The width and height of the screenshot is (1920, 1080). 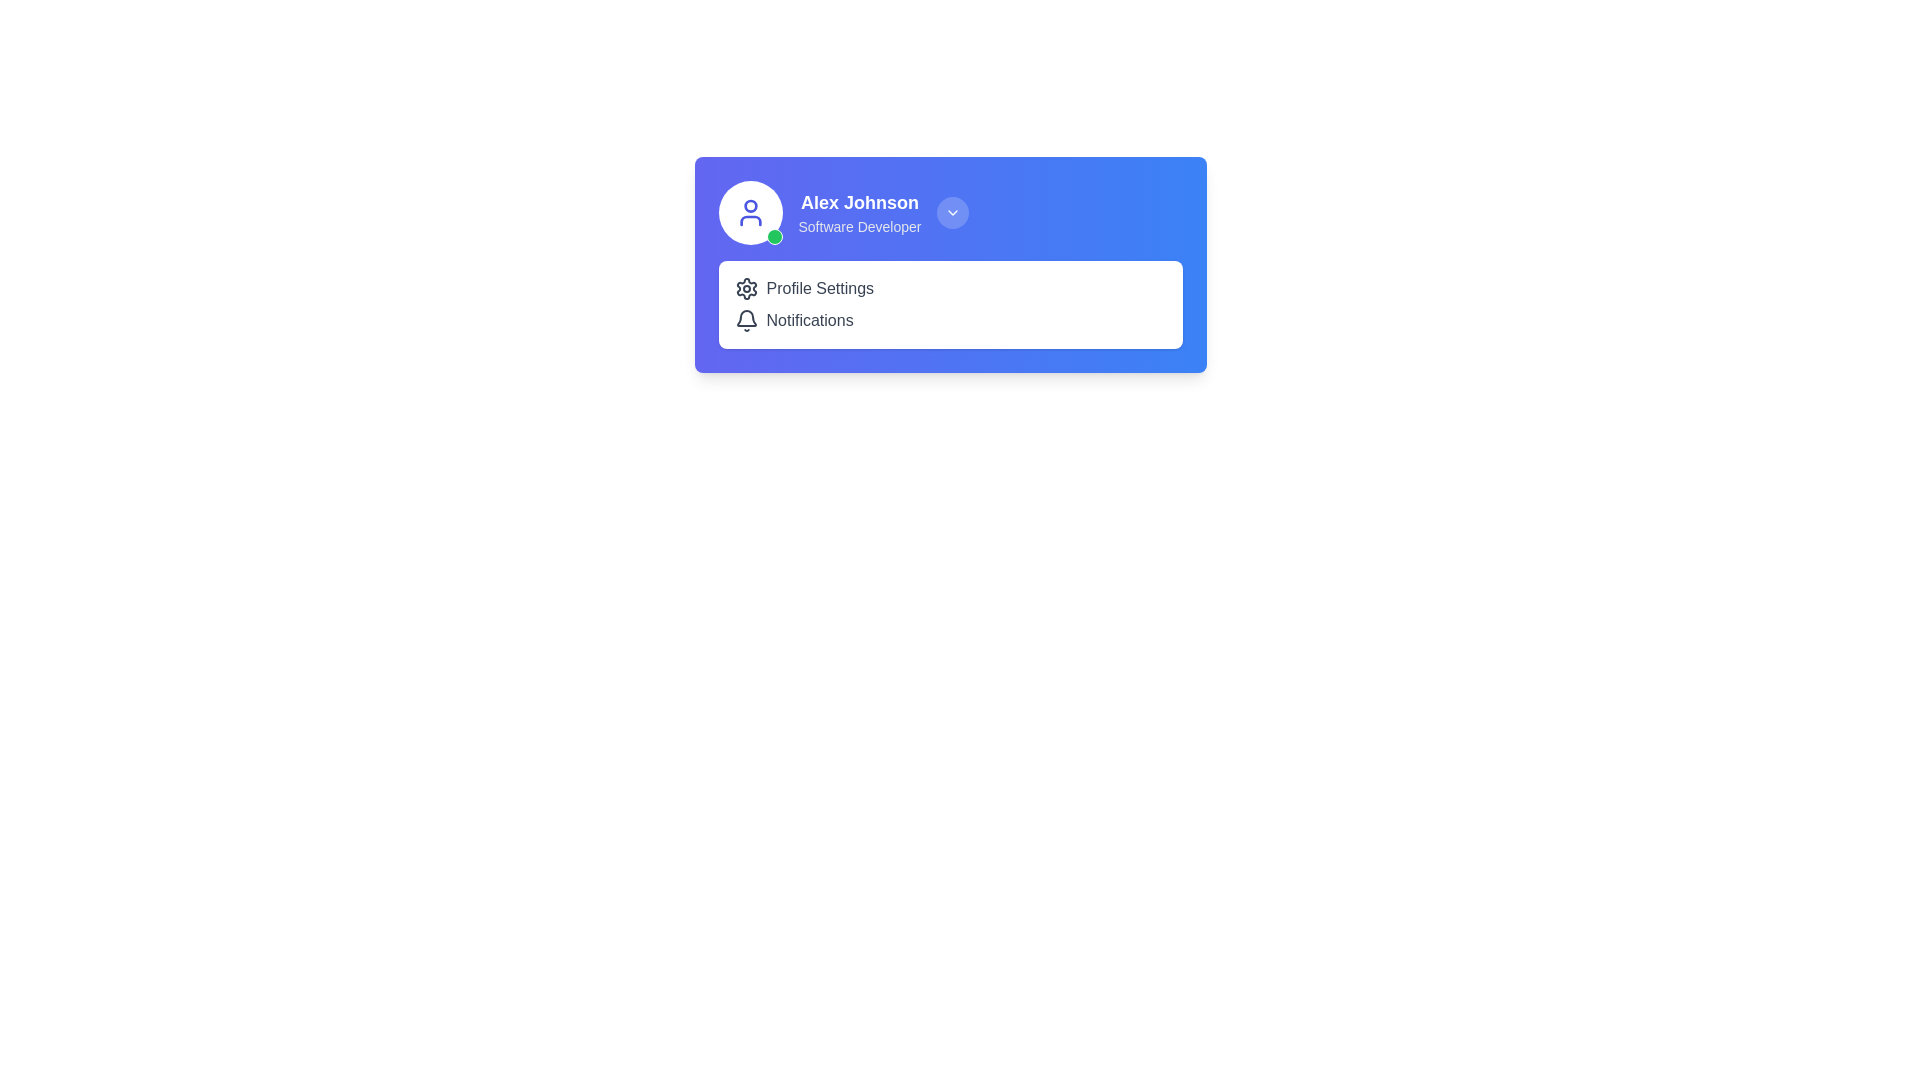 What do you see at coordinates (749, 220) in the screenshot?
I see `the second component of the SVG icon that forms part of the user avatar, located to the left of the text 'Alex Johnson' on the profile panel` at bounding box center [749, 220].